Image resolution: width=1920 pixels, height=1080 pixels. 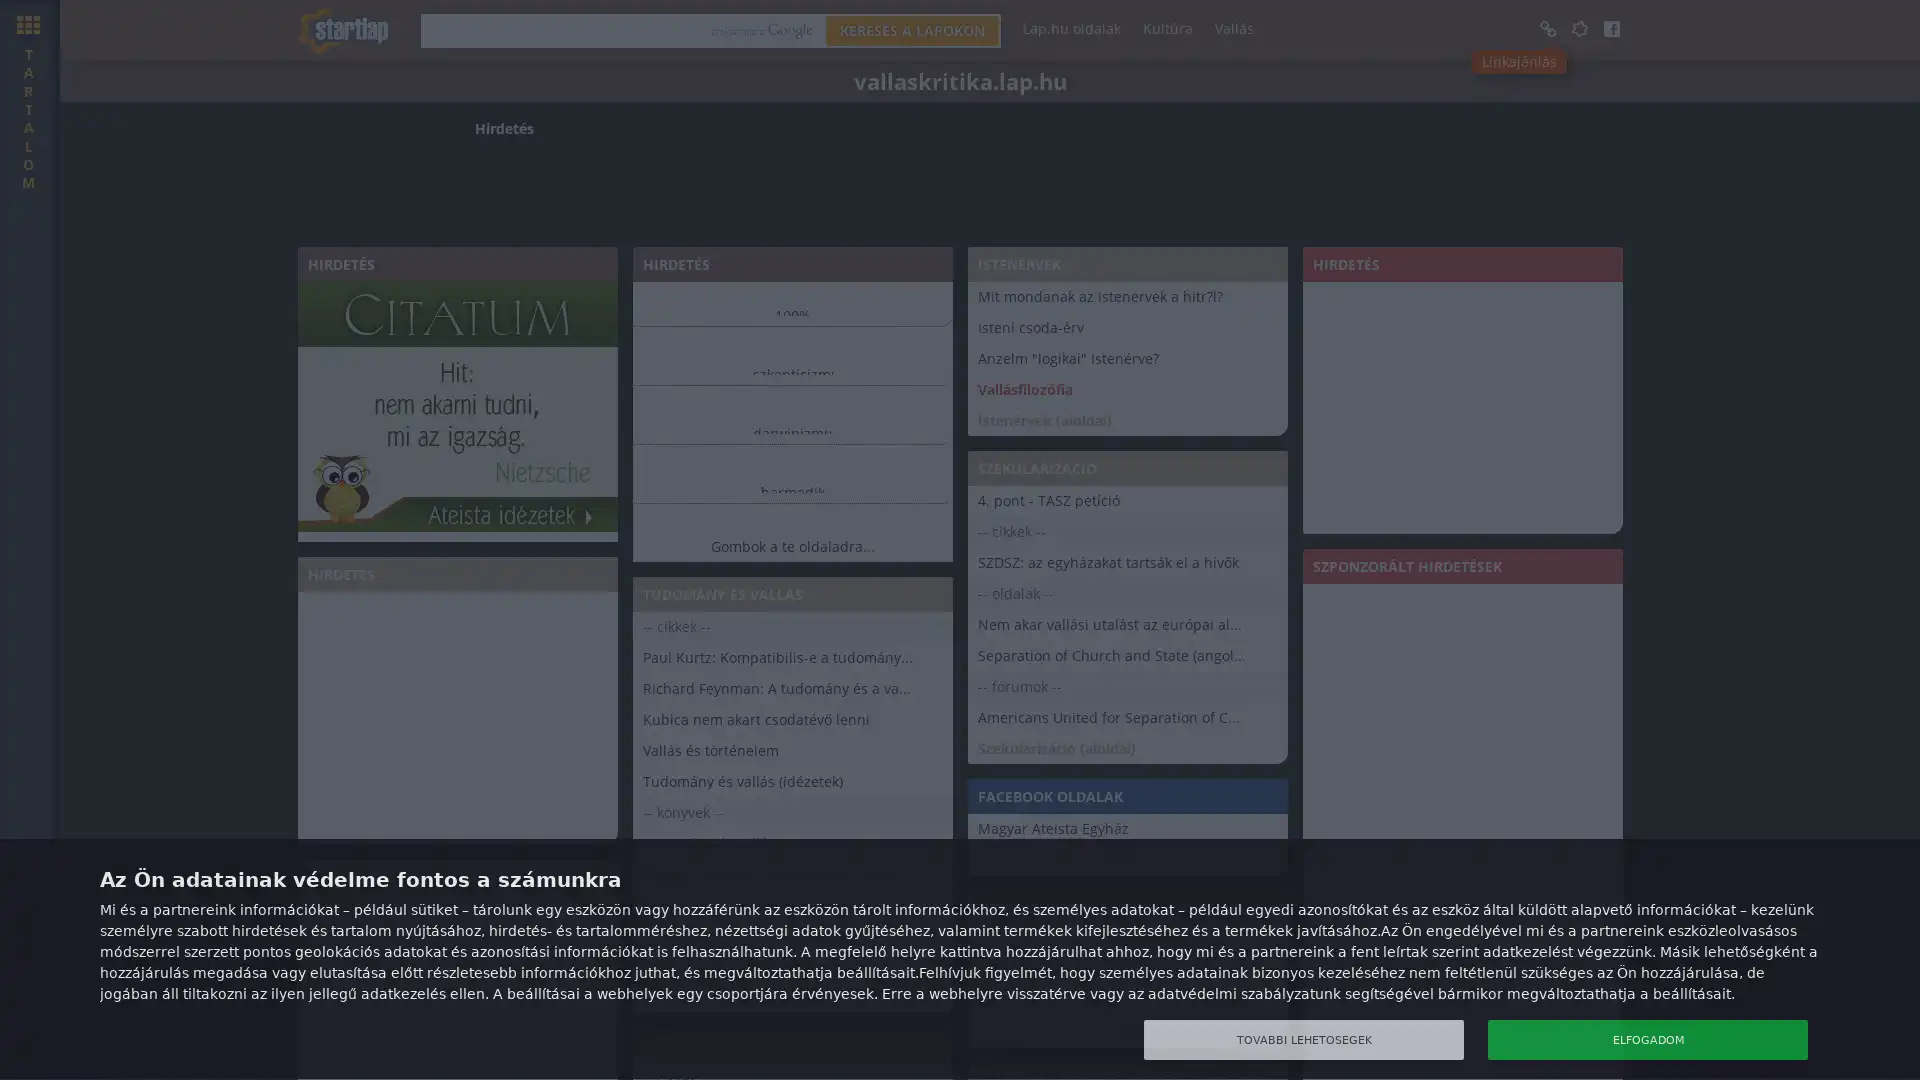 What do you see at coordinates (1304, 1039) in the screenshot?
I see `TOVABBI LEHETOSEGEK` at bounding box center [1304, 1039].